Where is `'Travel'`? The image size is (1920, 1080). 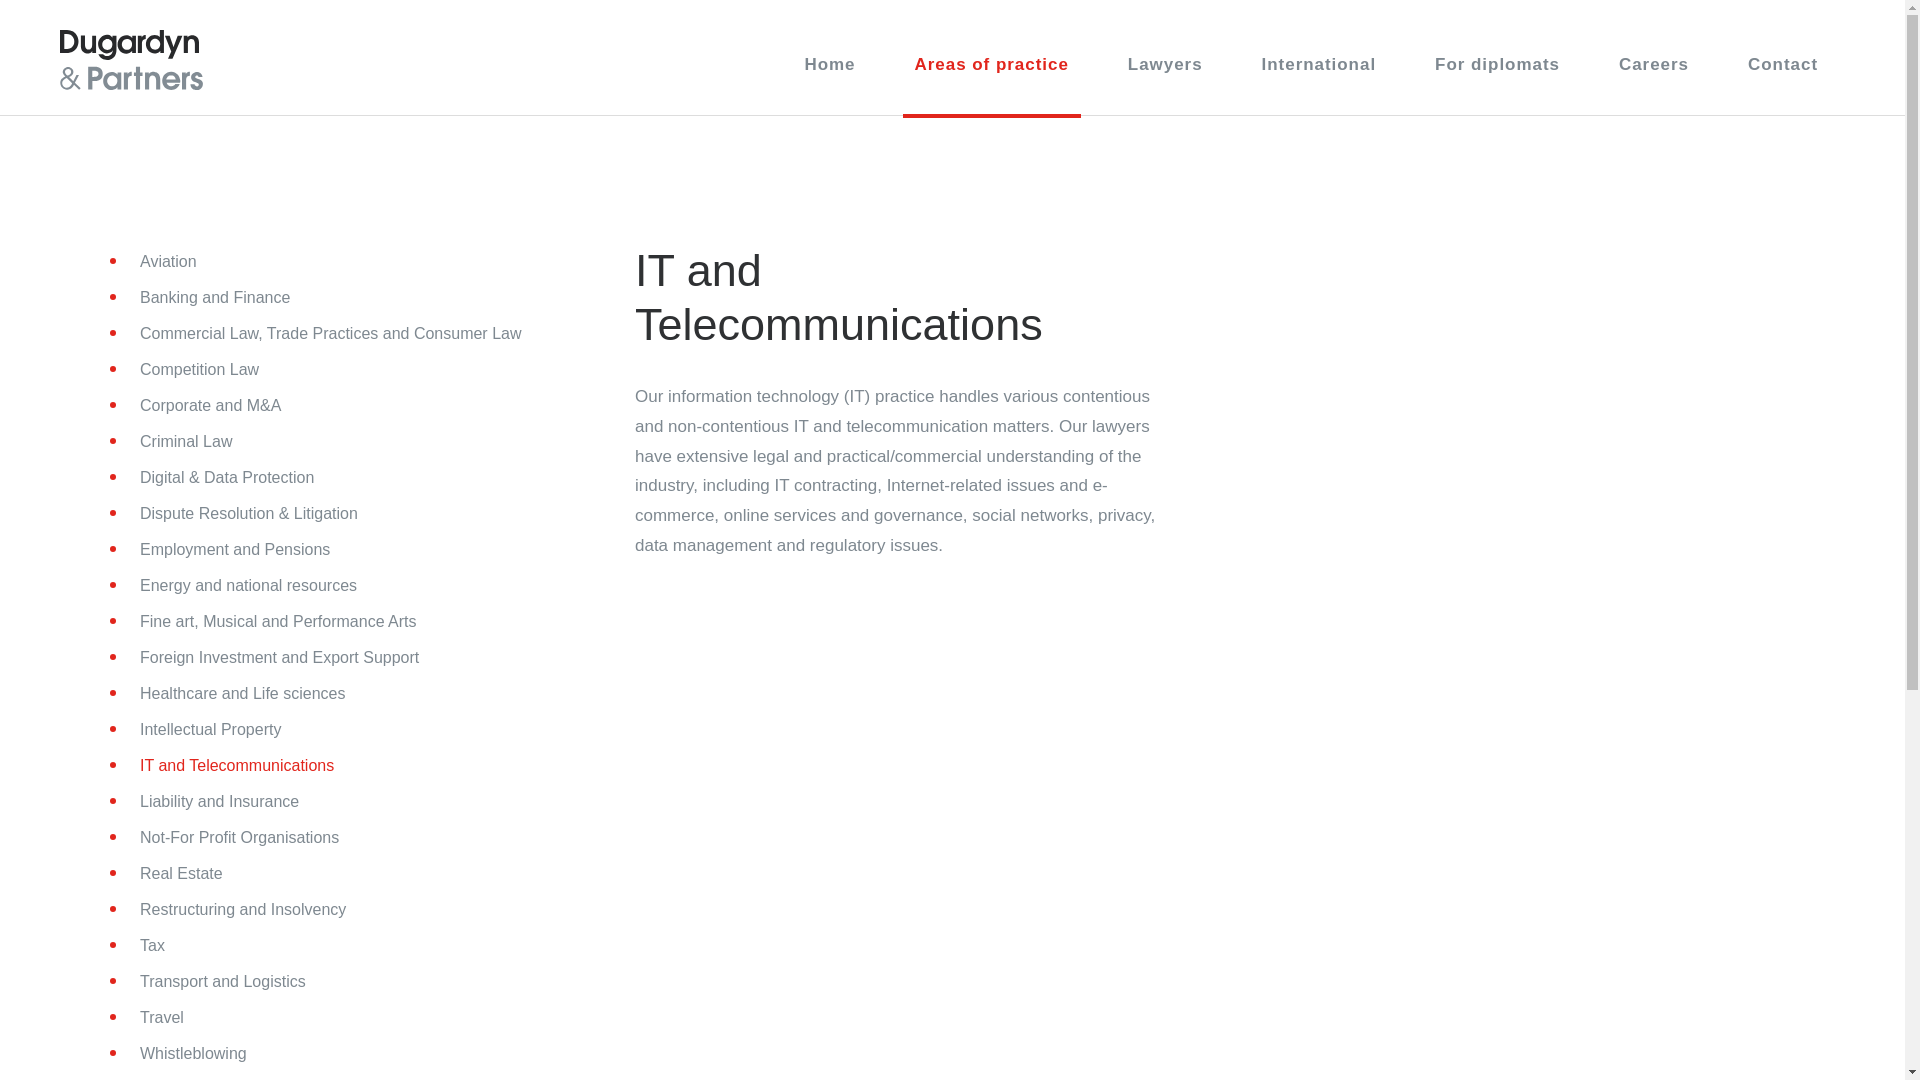
'Travel' is located at coordinates (147, 1018).